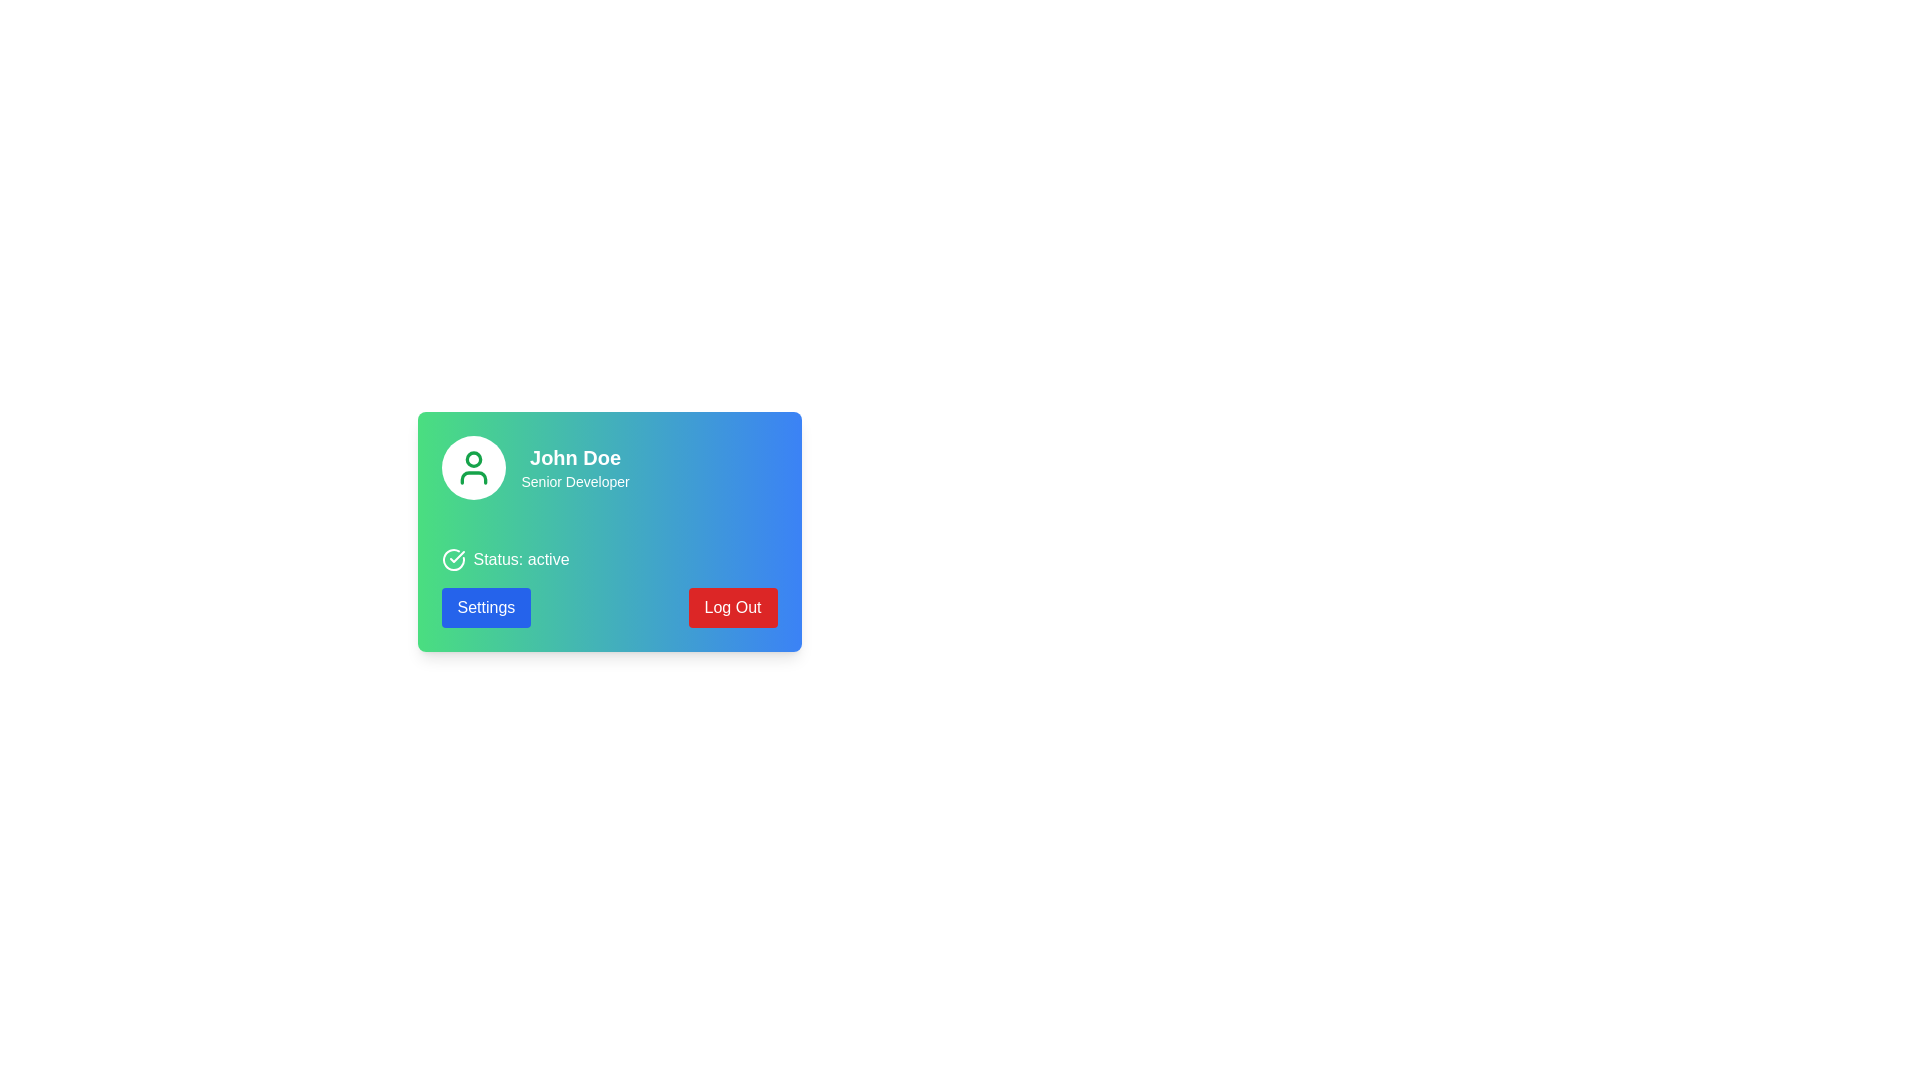 This screenshot has width=1920, height=1080. What do you see at coordinates (574, 458) in the screenshot?
I see `the static text displaying the user's name, which is located above the 'Senior Developer' text and to the right of the avatar icon` at bounding box center [574, 458].